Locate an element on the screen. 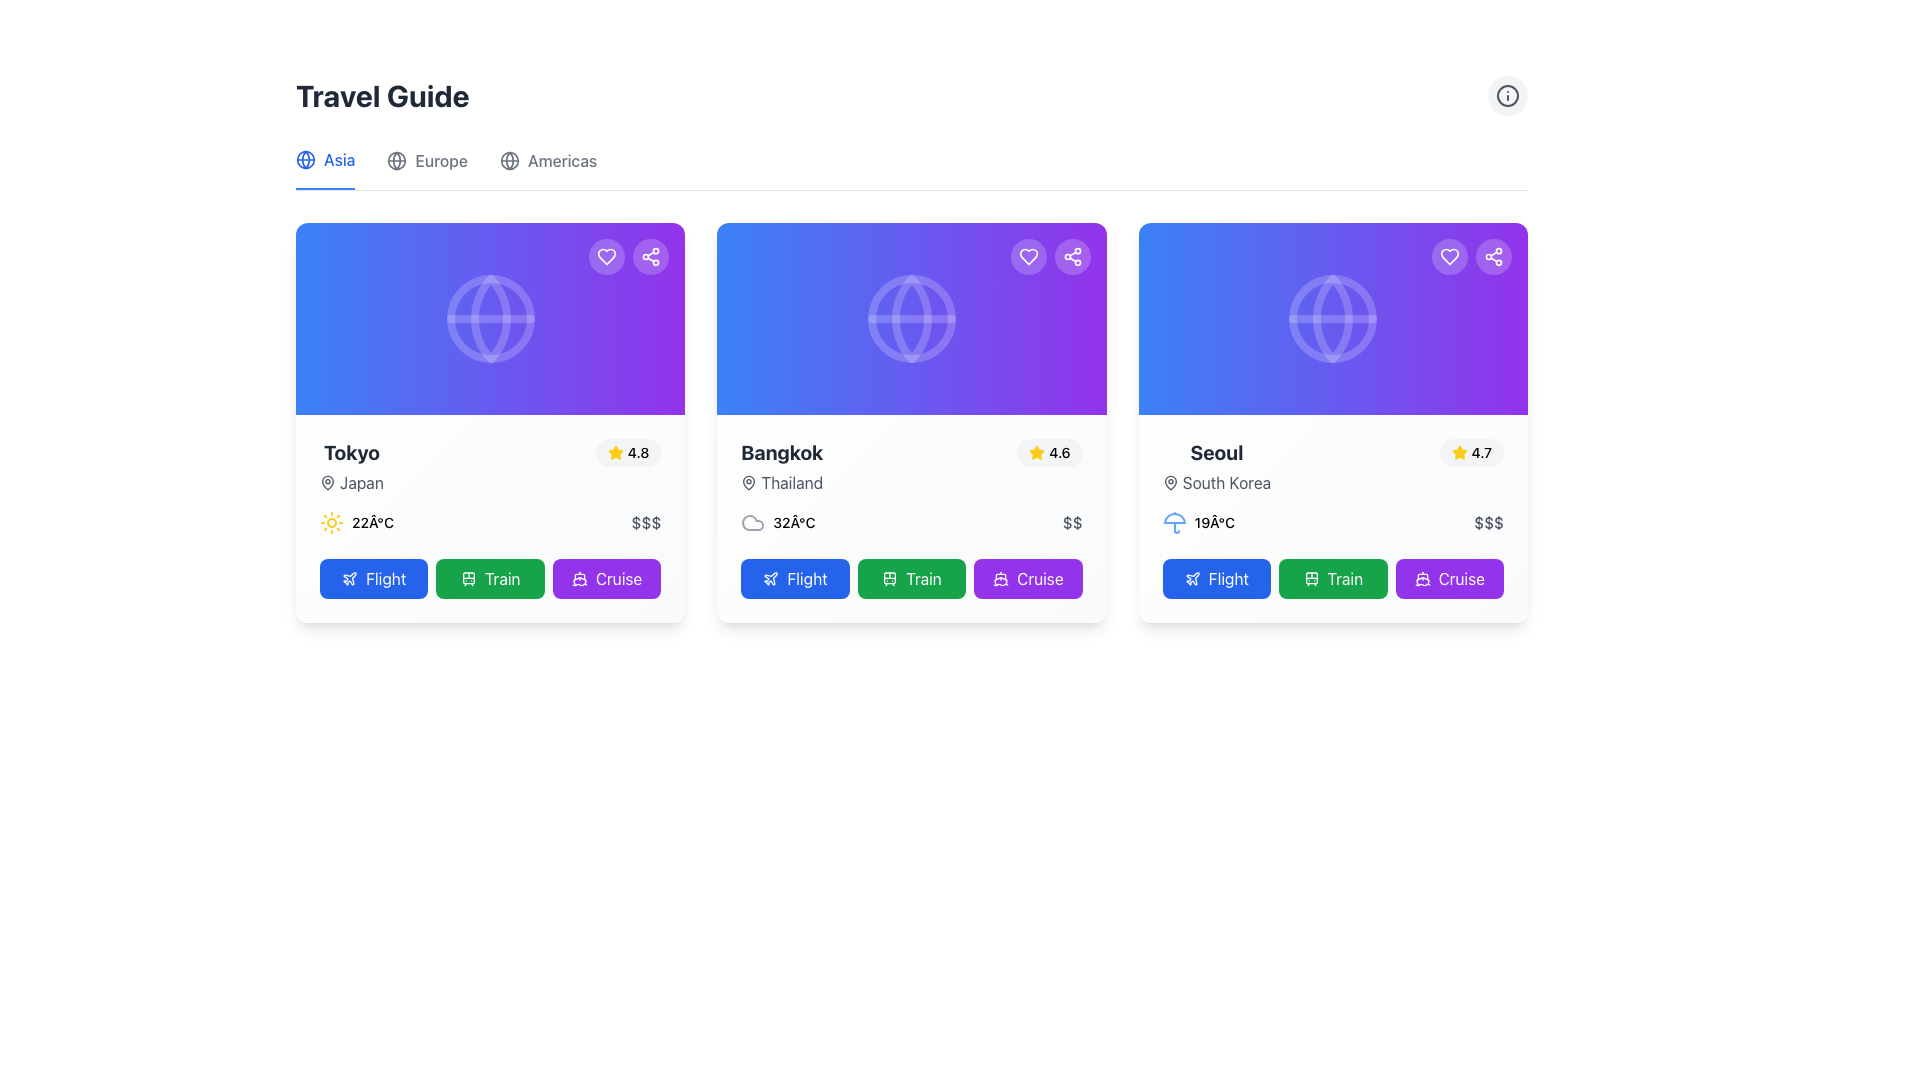  the circular globe icon located in the top center section of the Seoul card, which features intersecting lines and a gradient blue-to-purple background is located at coordinates (1333, 318).